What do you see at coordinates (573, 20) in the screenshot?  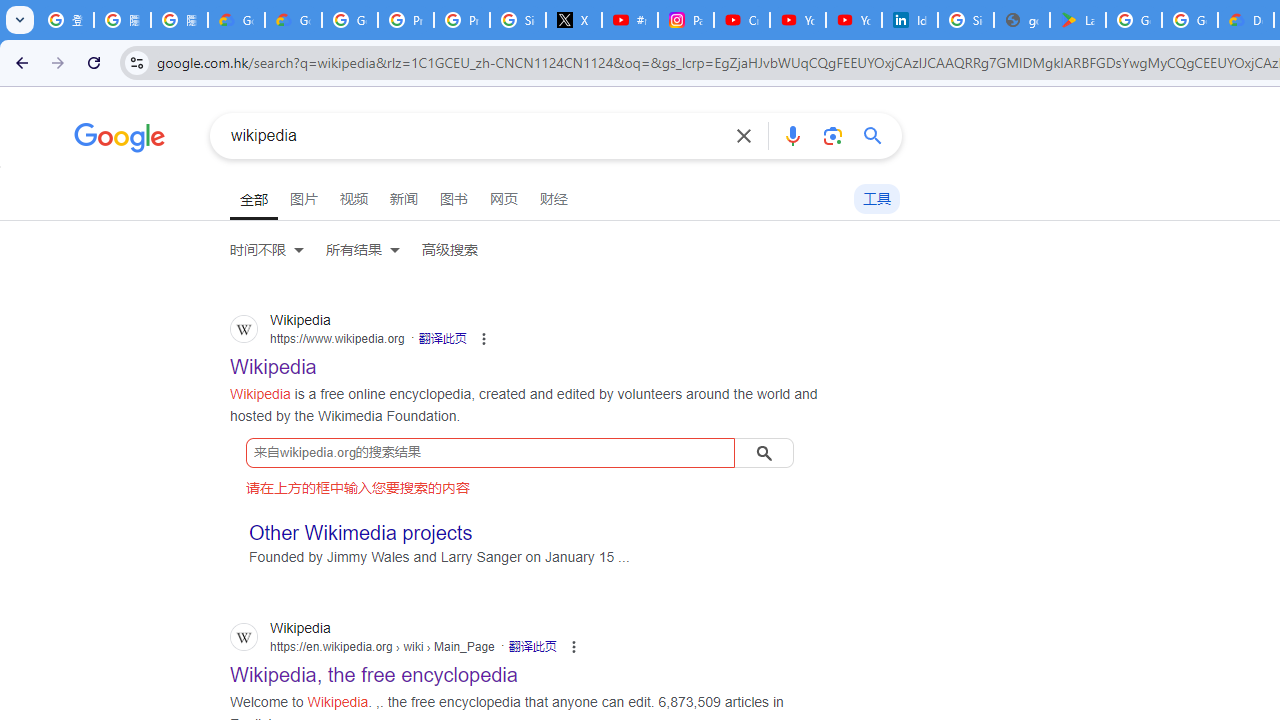 I see `'X'` at bounding box center [573, 20].